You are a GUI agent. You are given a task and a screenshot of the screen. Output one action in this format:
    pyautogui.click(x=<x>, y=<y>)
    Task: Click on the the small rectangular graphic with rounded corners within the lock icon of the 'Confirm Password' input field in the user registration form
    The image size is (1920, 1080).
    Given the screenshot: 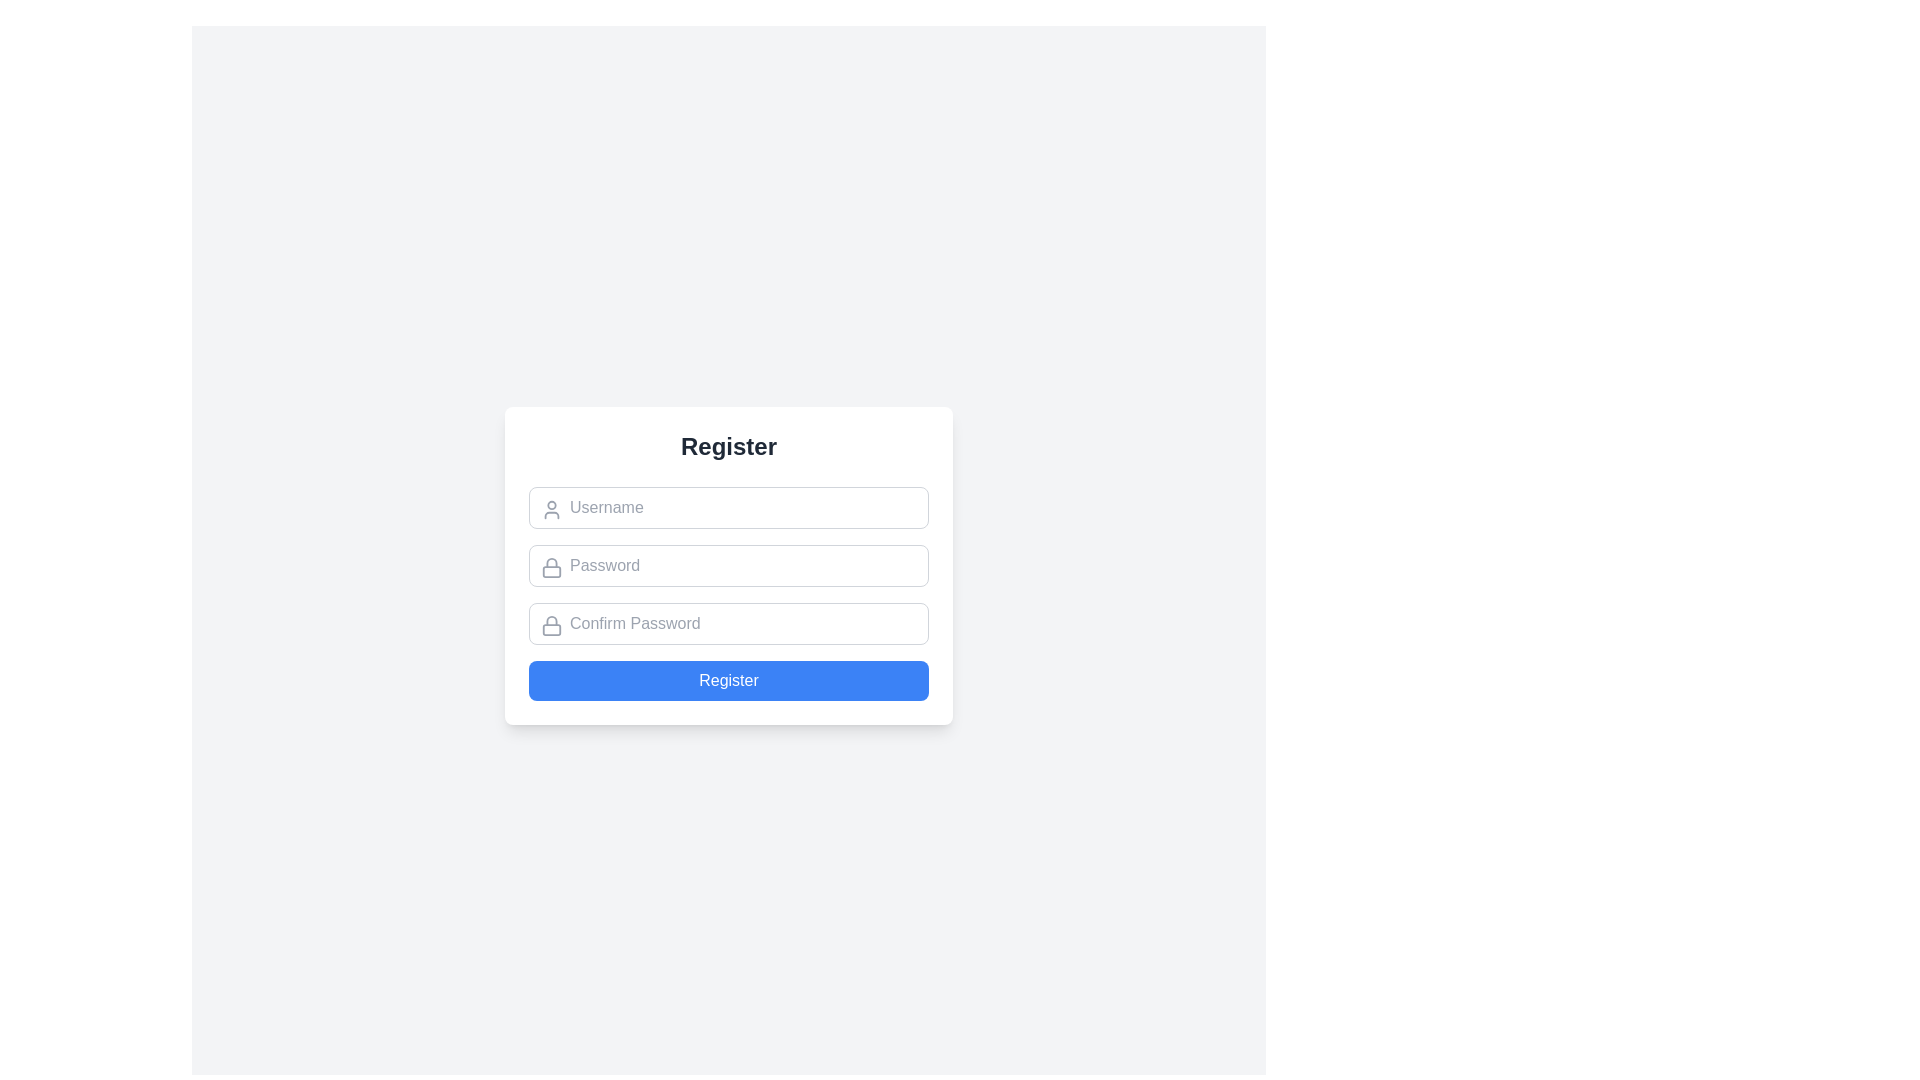 What is the action you would take?
    pyautogui.click(x=552, y=628)
    